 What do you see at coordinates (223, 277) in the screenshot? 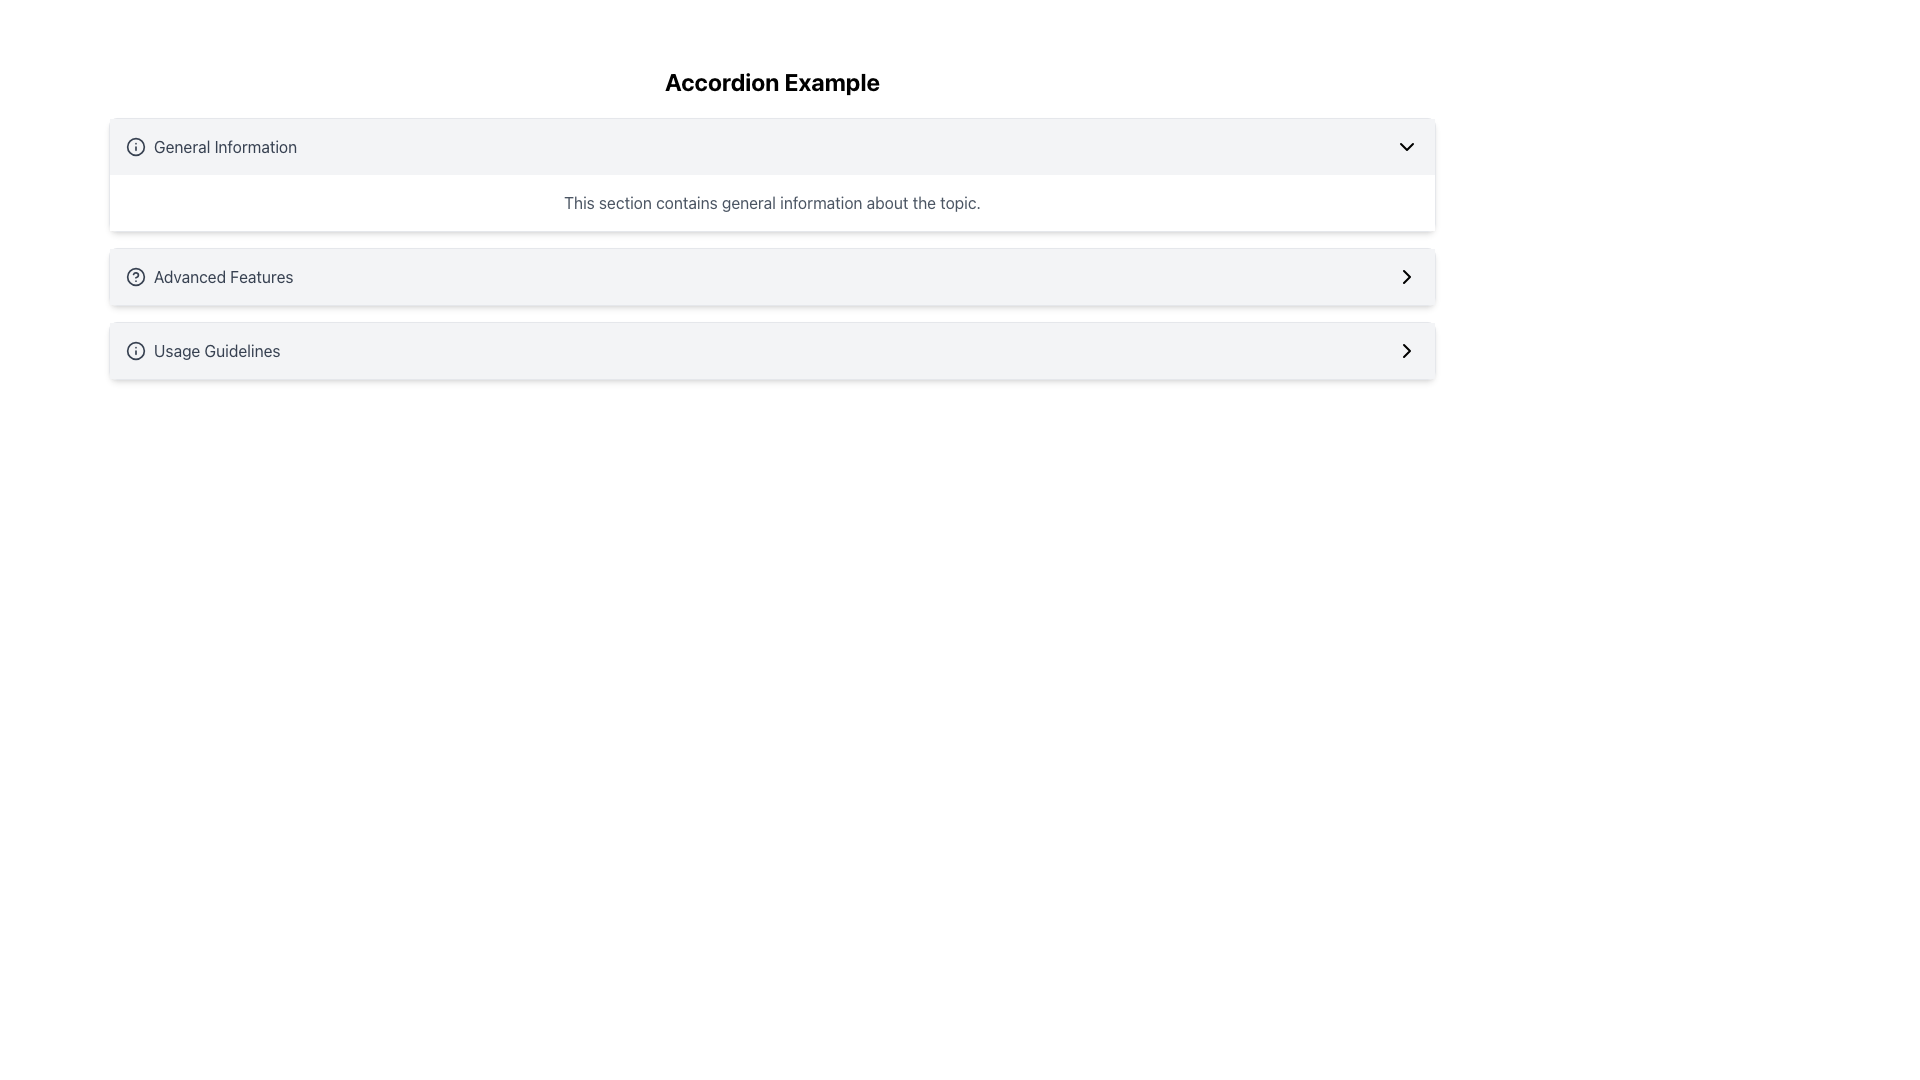
I see `the Text Label displaying 'Advanced Features'` at bounding box center [223, 277].